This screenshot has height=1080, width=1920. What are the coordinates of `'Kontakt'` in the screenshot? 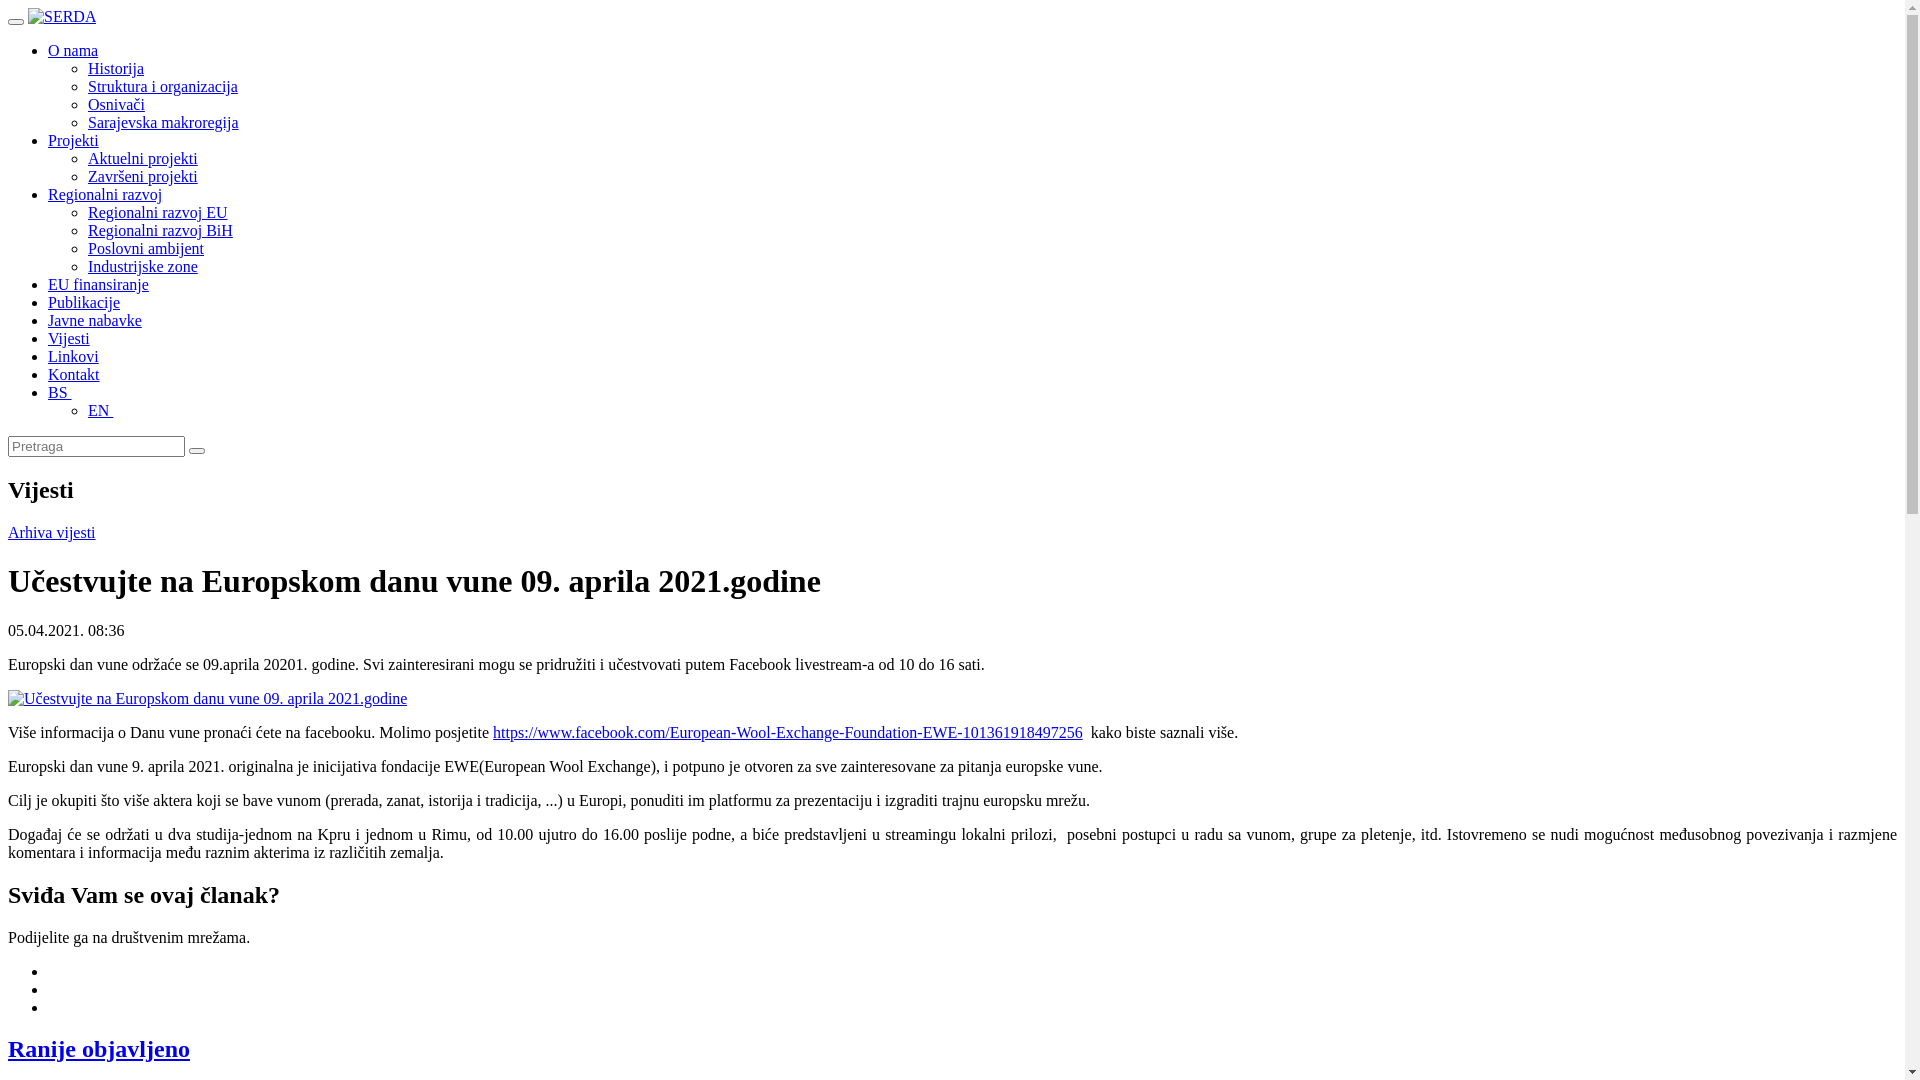 It's located at (73, 374).